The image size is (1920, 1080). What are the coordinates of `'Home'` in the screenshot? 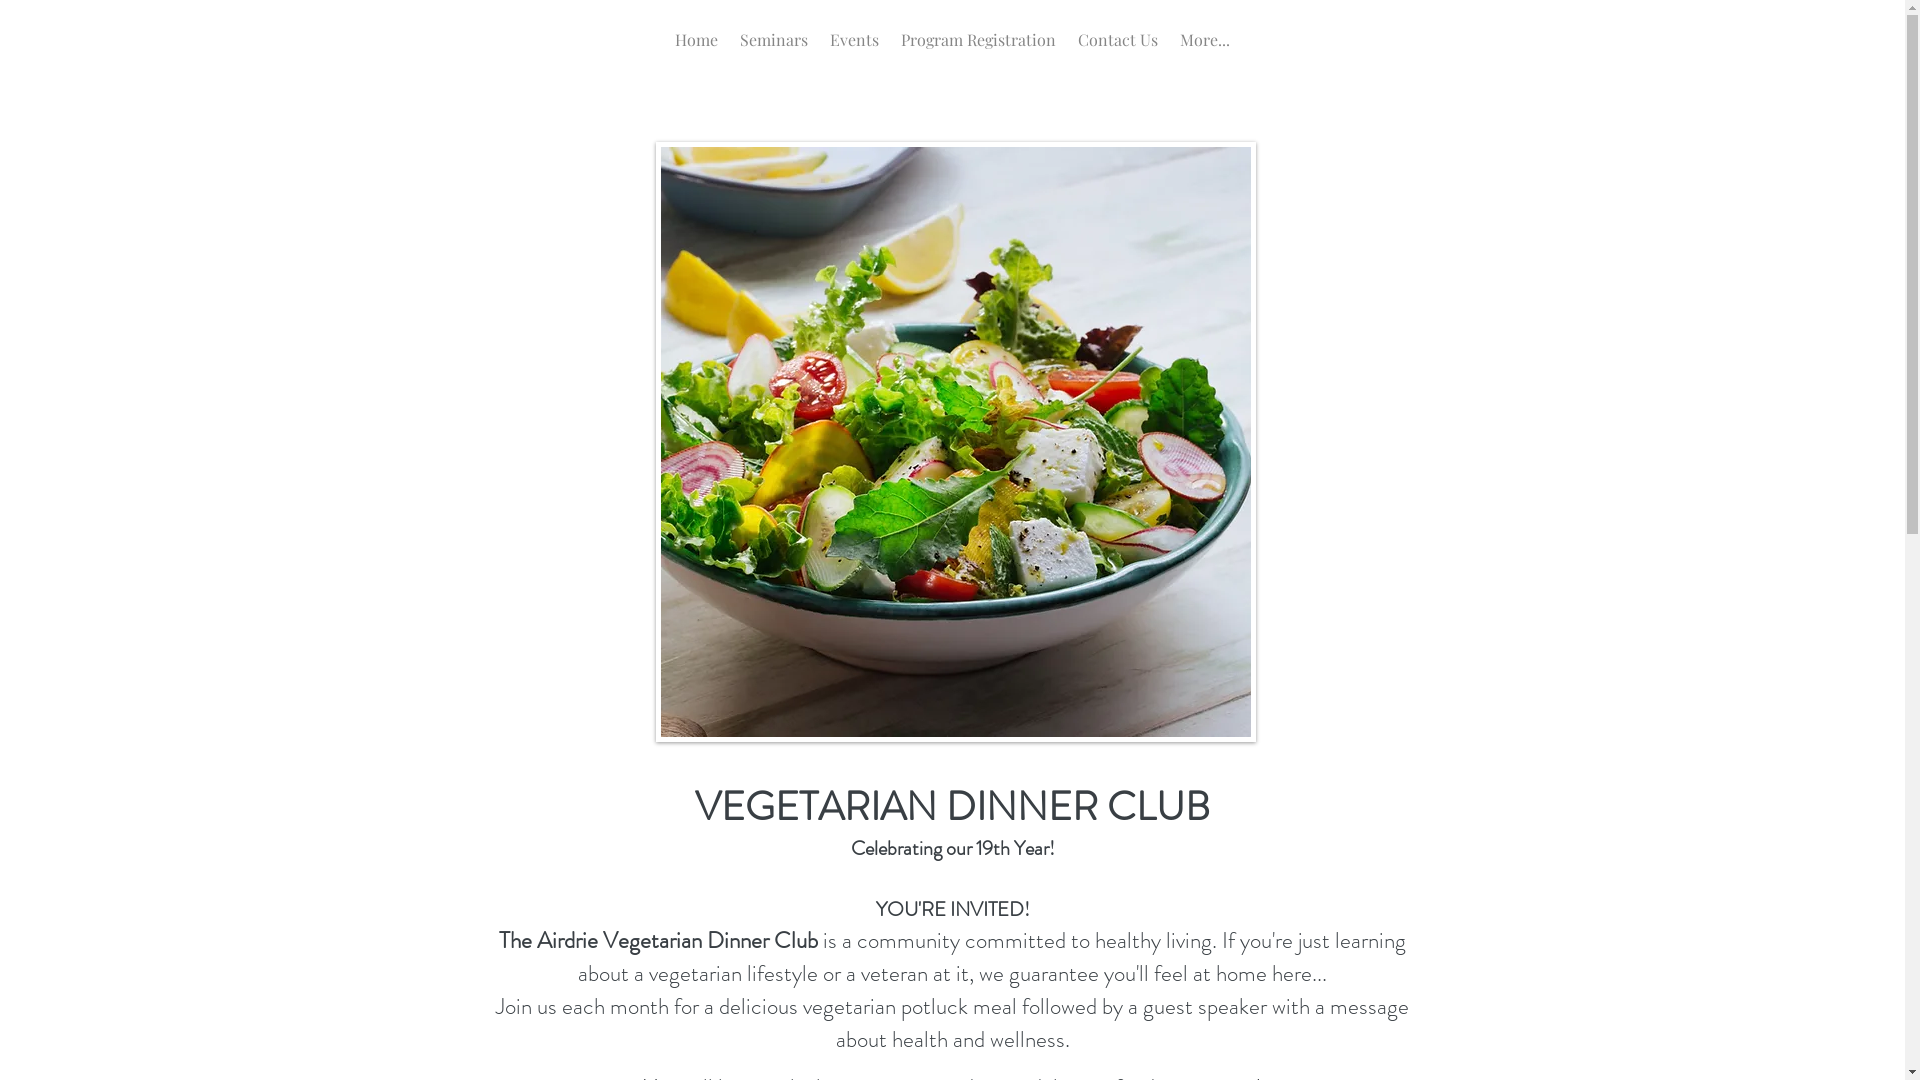 It's located at (696, 45).